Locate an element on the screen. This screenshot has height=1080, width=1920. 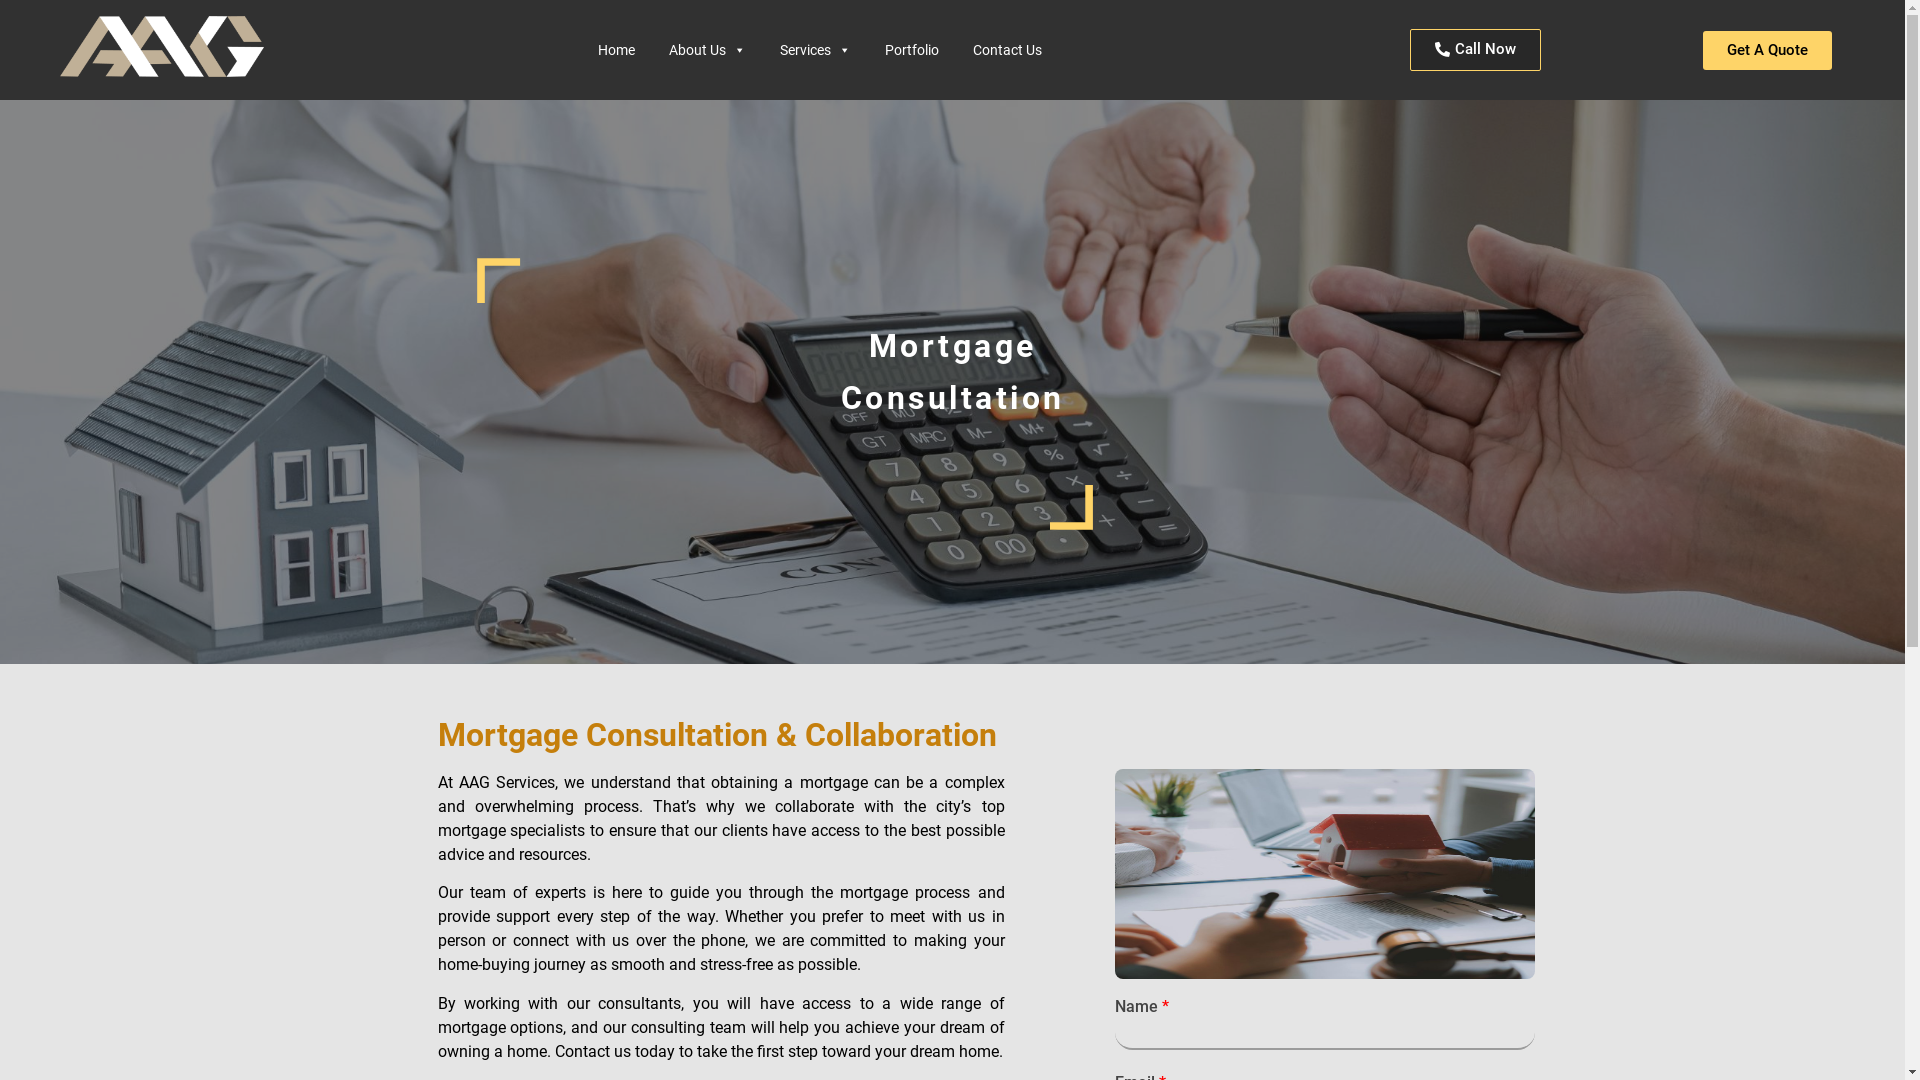
'Get A Quote' is located at coordinates (1767, 48).